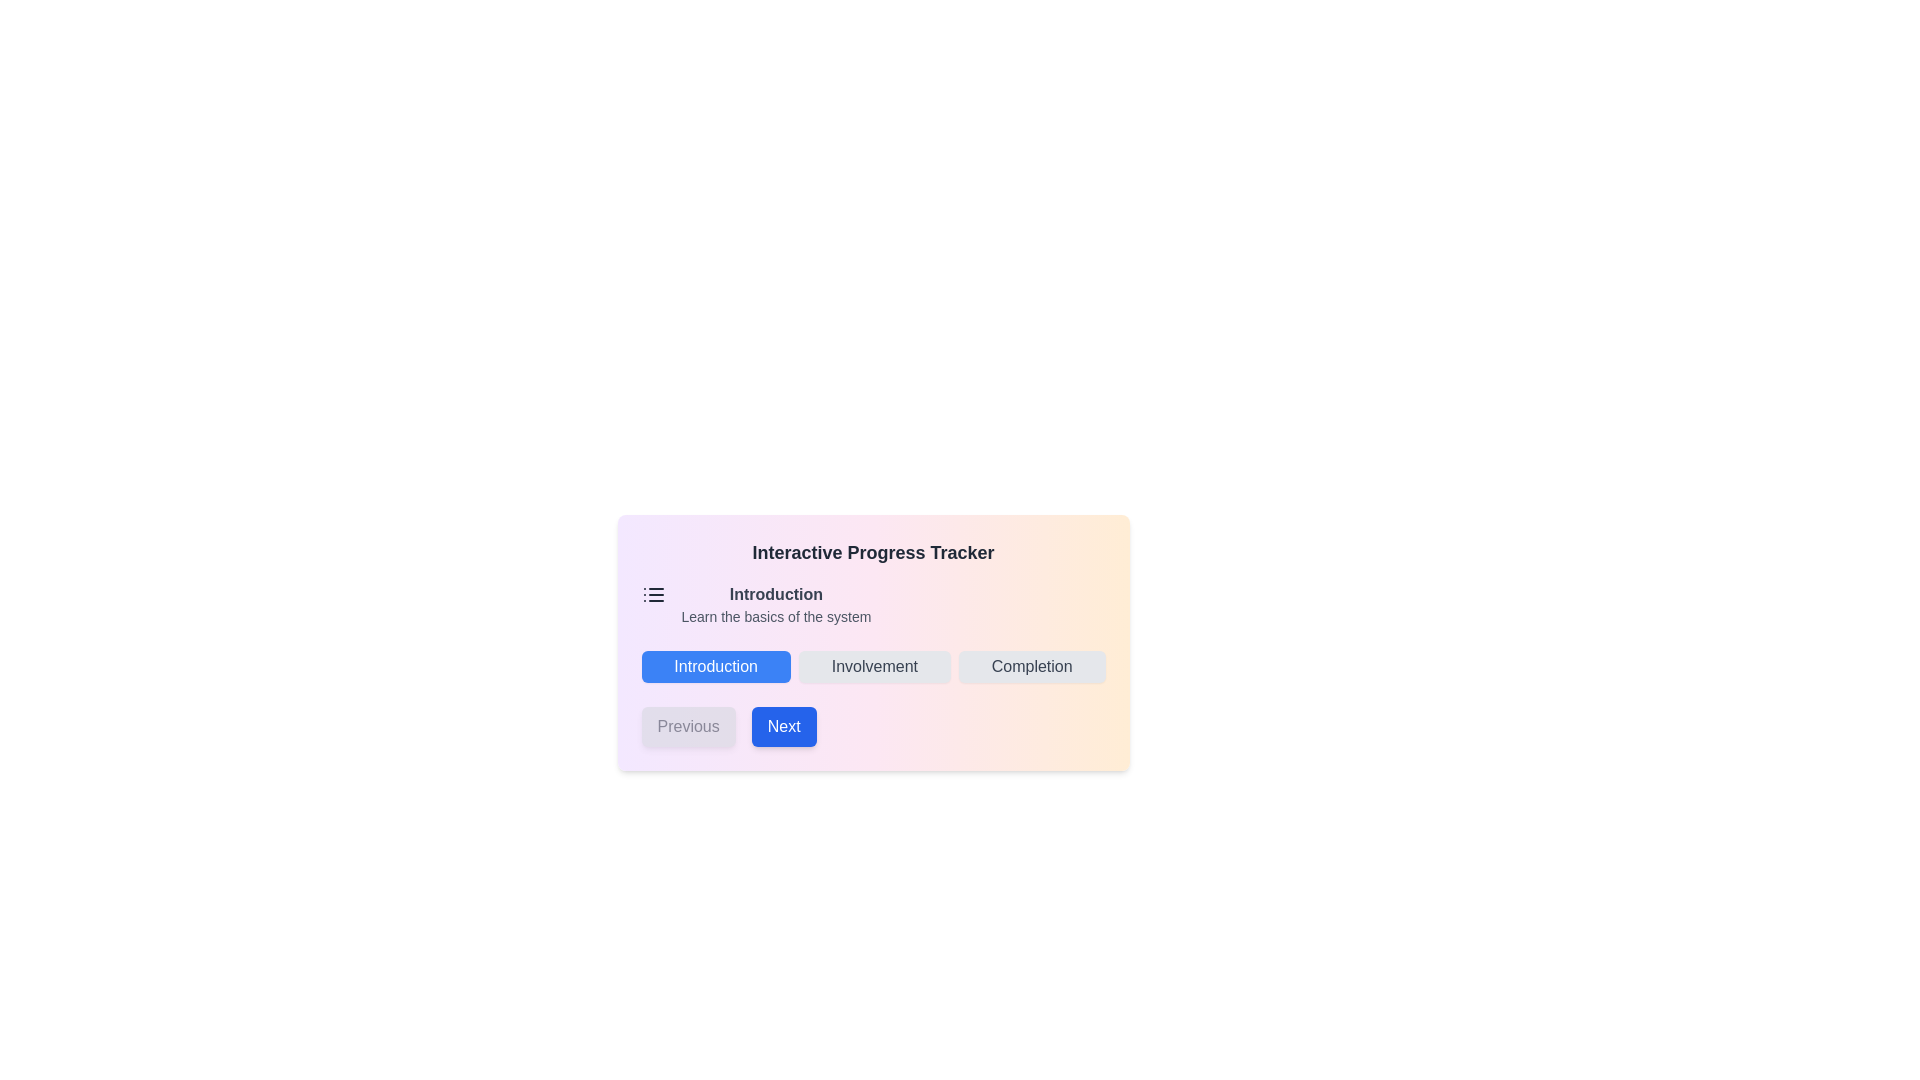 The height and width of the screenshot is (1080, 1920). What do you see at coordinates (874, 667) in the screenshot?
I see `the 'Involvement' button which is the second button among a set of three horizontally-aligned buttons, distinguished by its light gray background and medium-weight dark gray text` at bounding box center [874, 667].